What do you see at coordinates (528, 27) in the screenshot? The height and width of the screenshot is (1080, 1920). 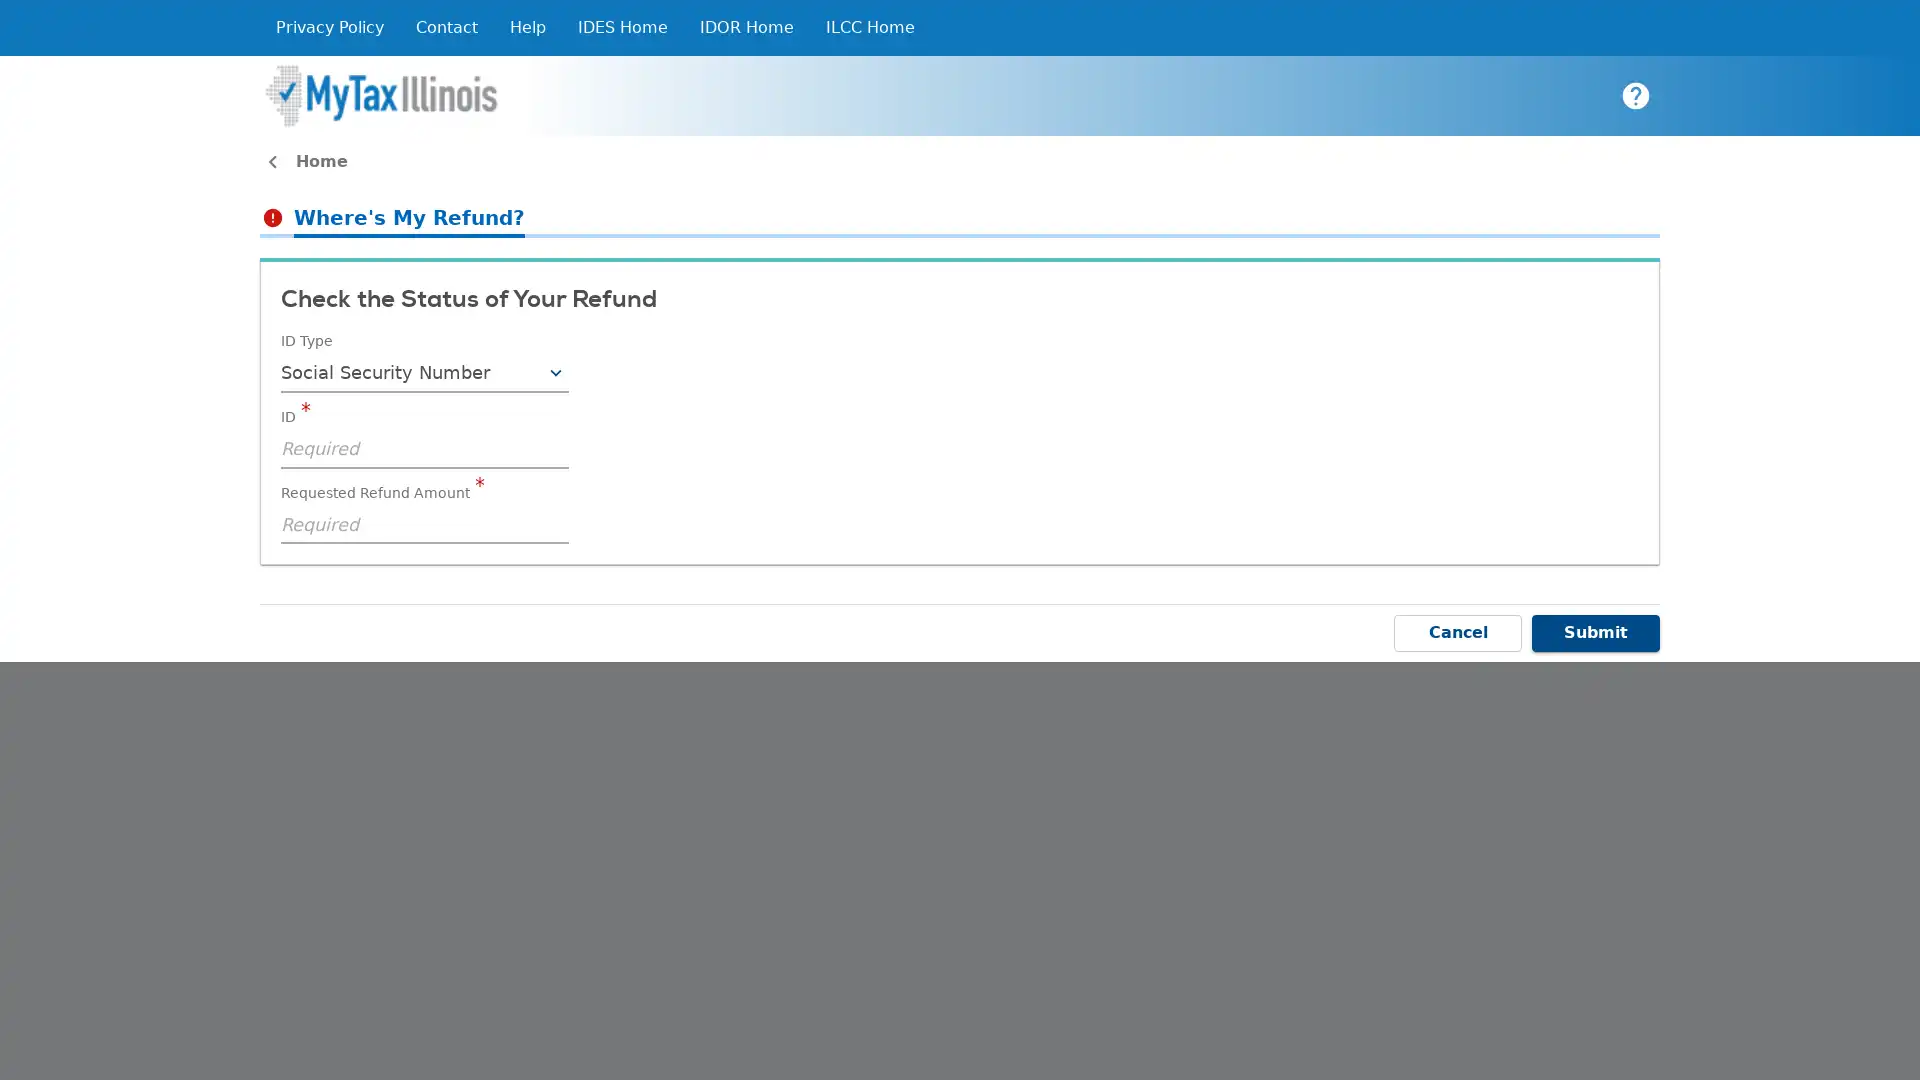 I see `Help` at bounding box center [528, 27].